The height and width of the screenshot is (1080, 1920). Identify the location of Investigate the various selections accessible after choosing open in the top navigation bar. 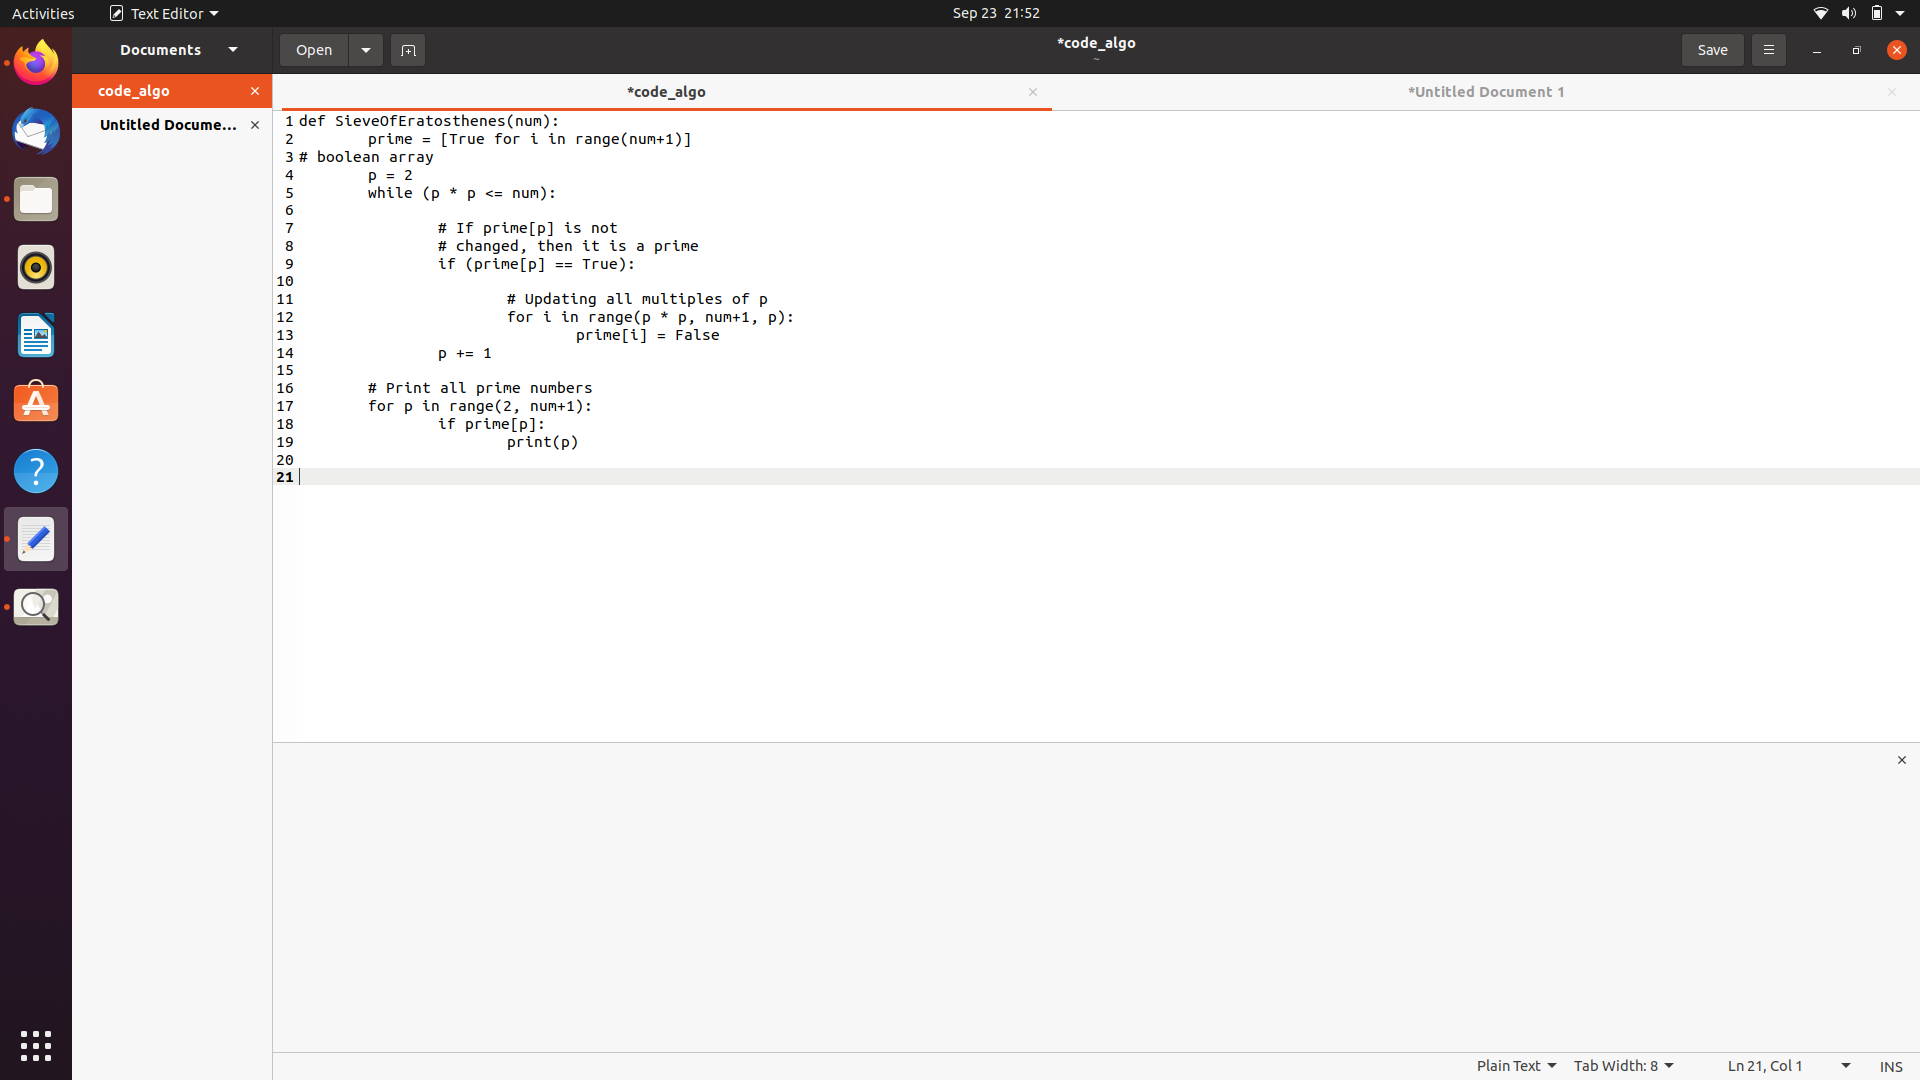
(366, 48).